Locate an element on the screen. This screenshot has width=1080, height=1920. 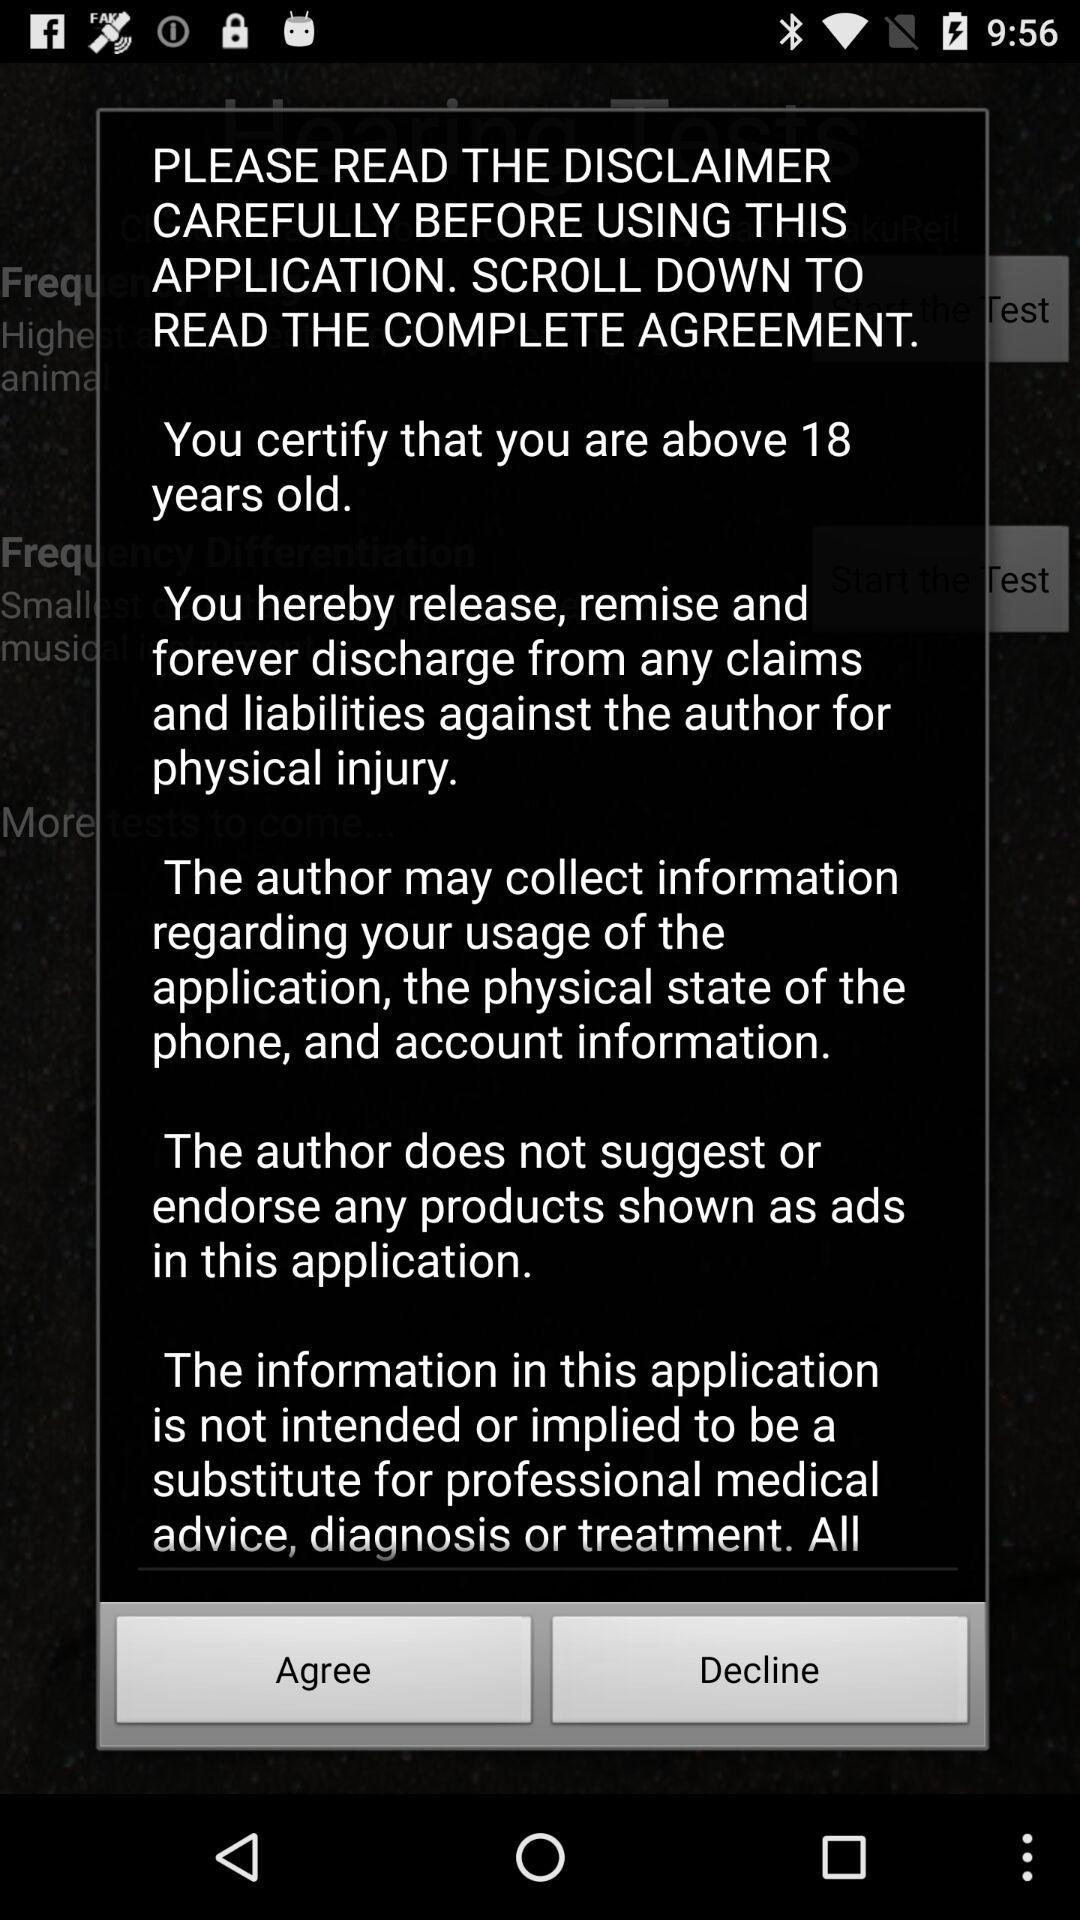
the app below please read the is located at coordinates (760, 1675).